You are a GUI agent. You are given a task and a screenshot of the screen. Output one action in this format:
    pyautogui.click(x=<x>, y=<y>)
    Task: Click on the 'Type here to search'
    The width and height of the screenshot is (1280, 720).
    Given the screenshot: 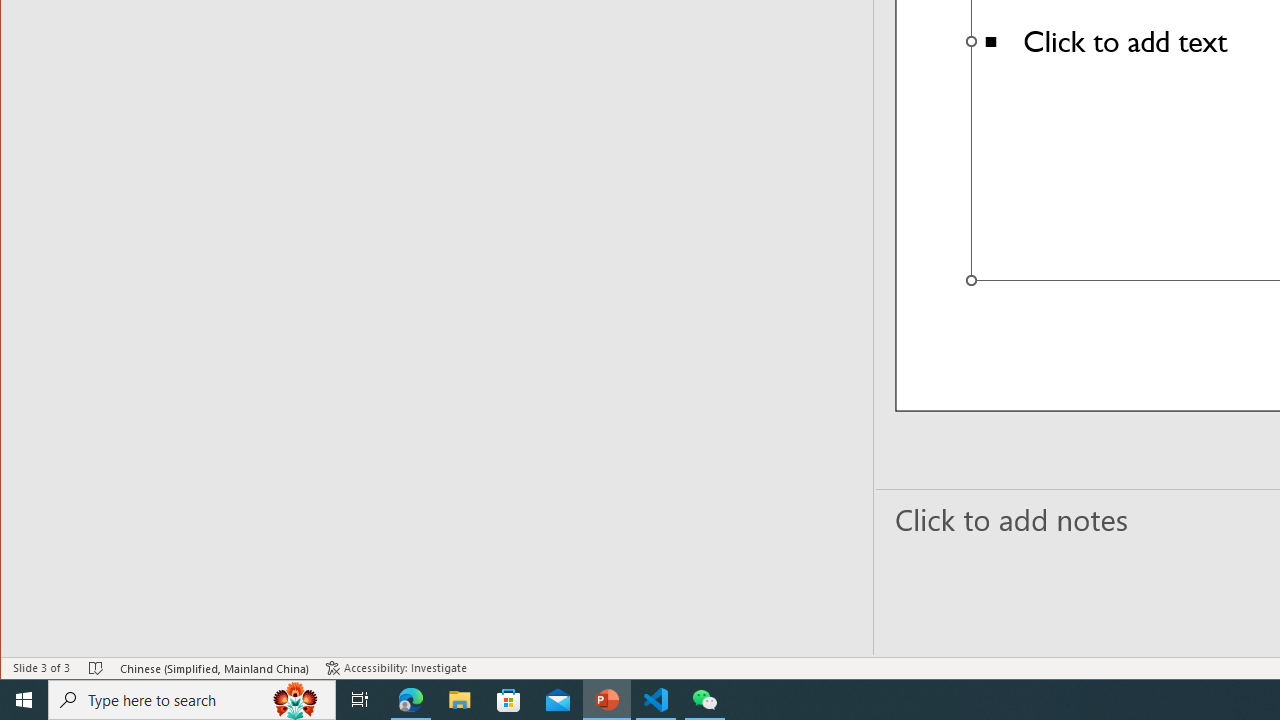 What is the action you would take?
    pyautogui.click(x=192, y=698)
    